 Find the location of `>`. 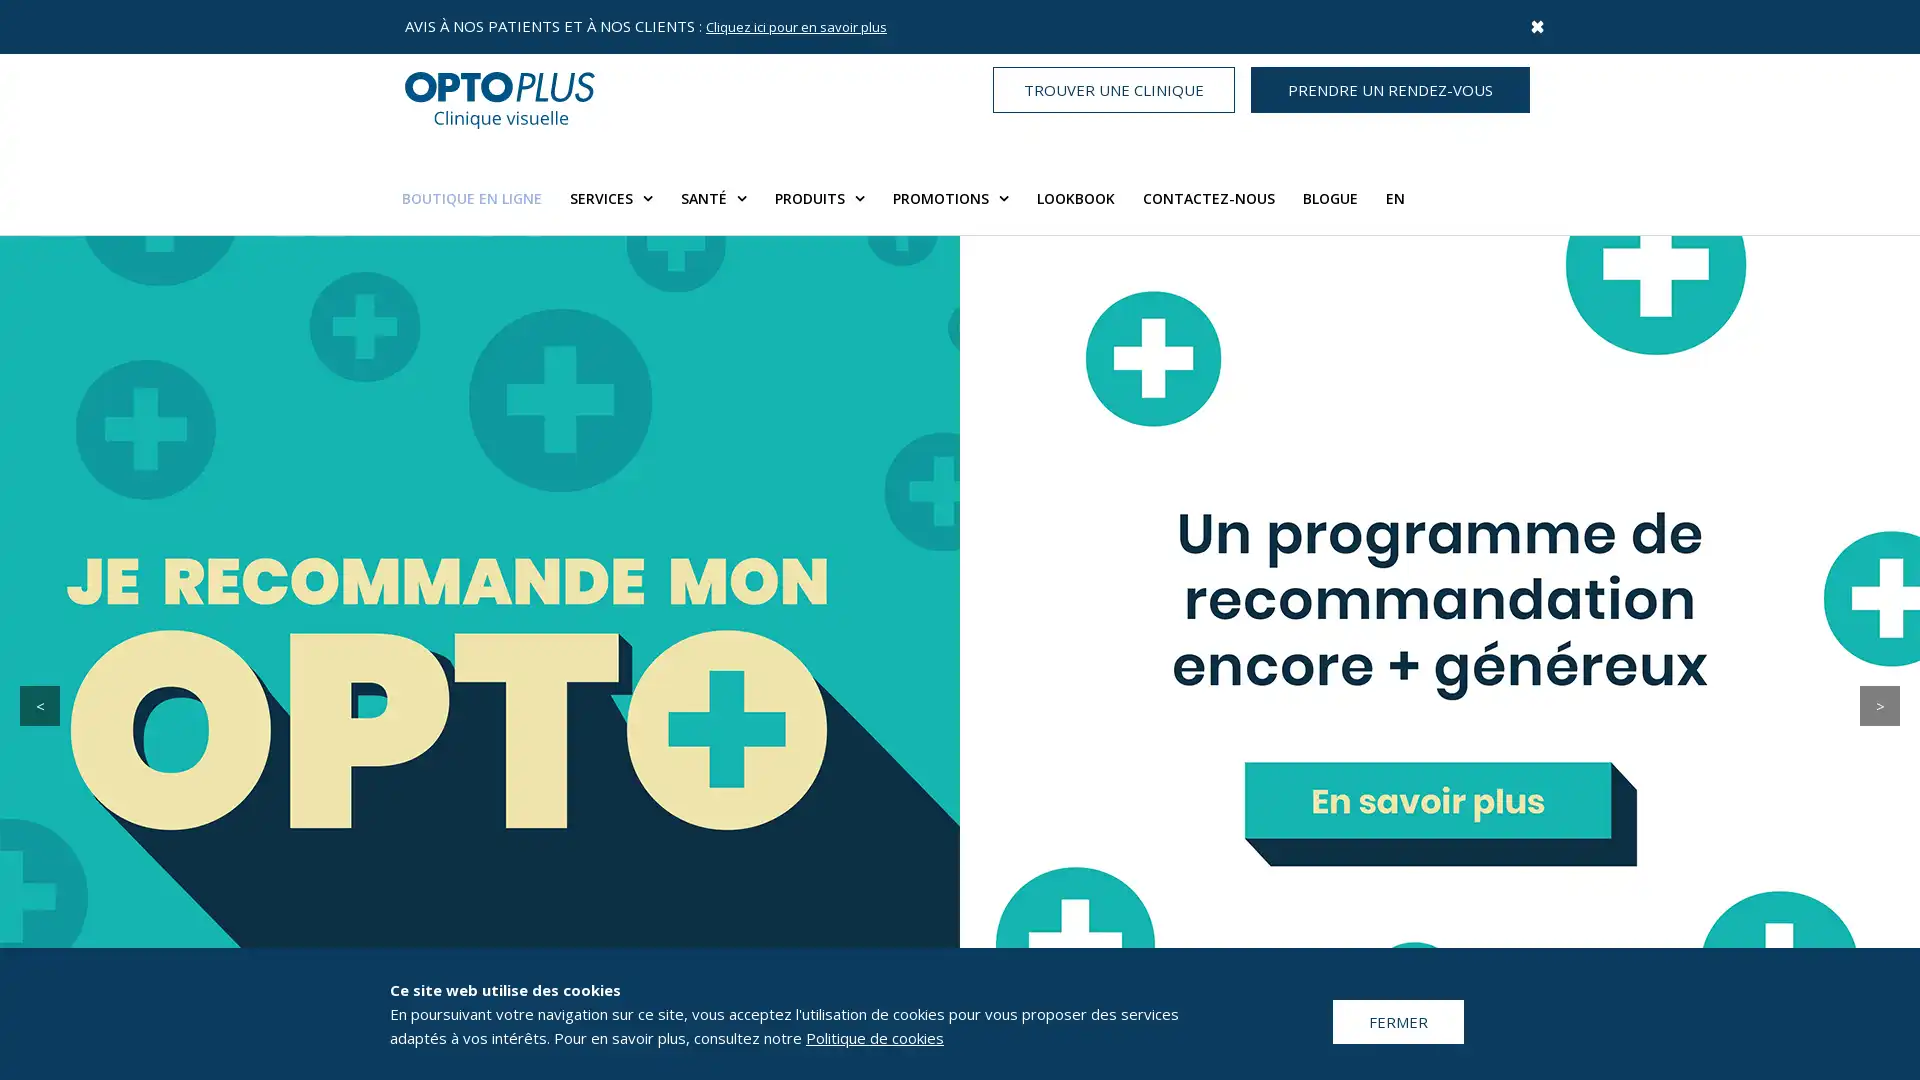

> is located at coordinates (1879, 704).